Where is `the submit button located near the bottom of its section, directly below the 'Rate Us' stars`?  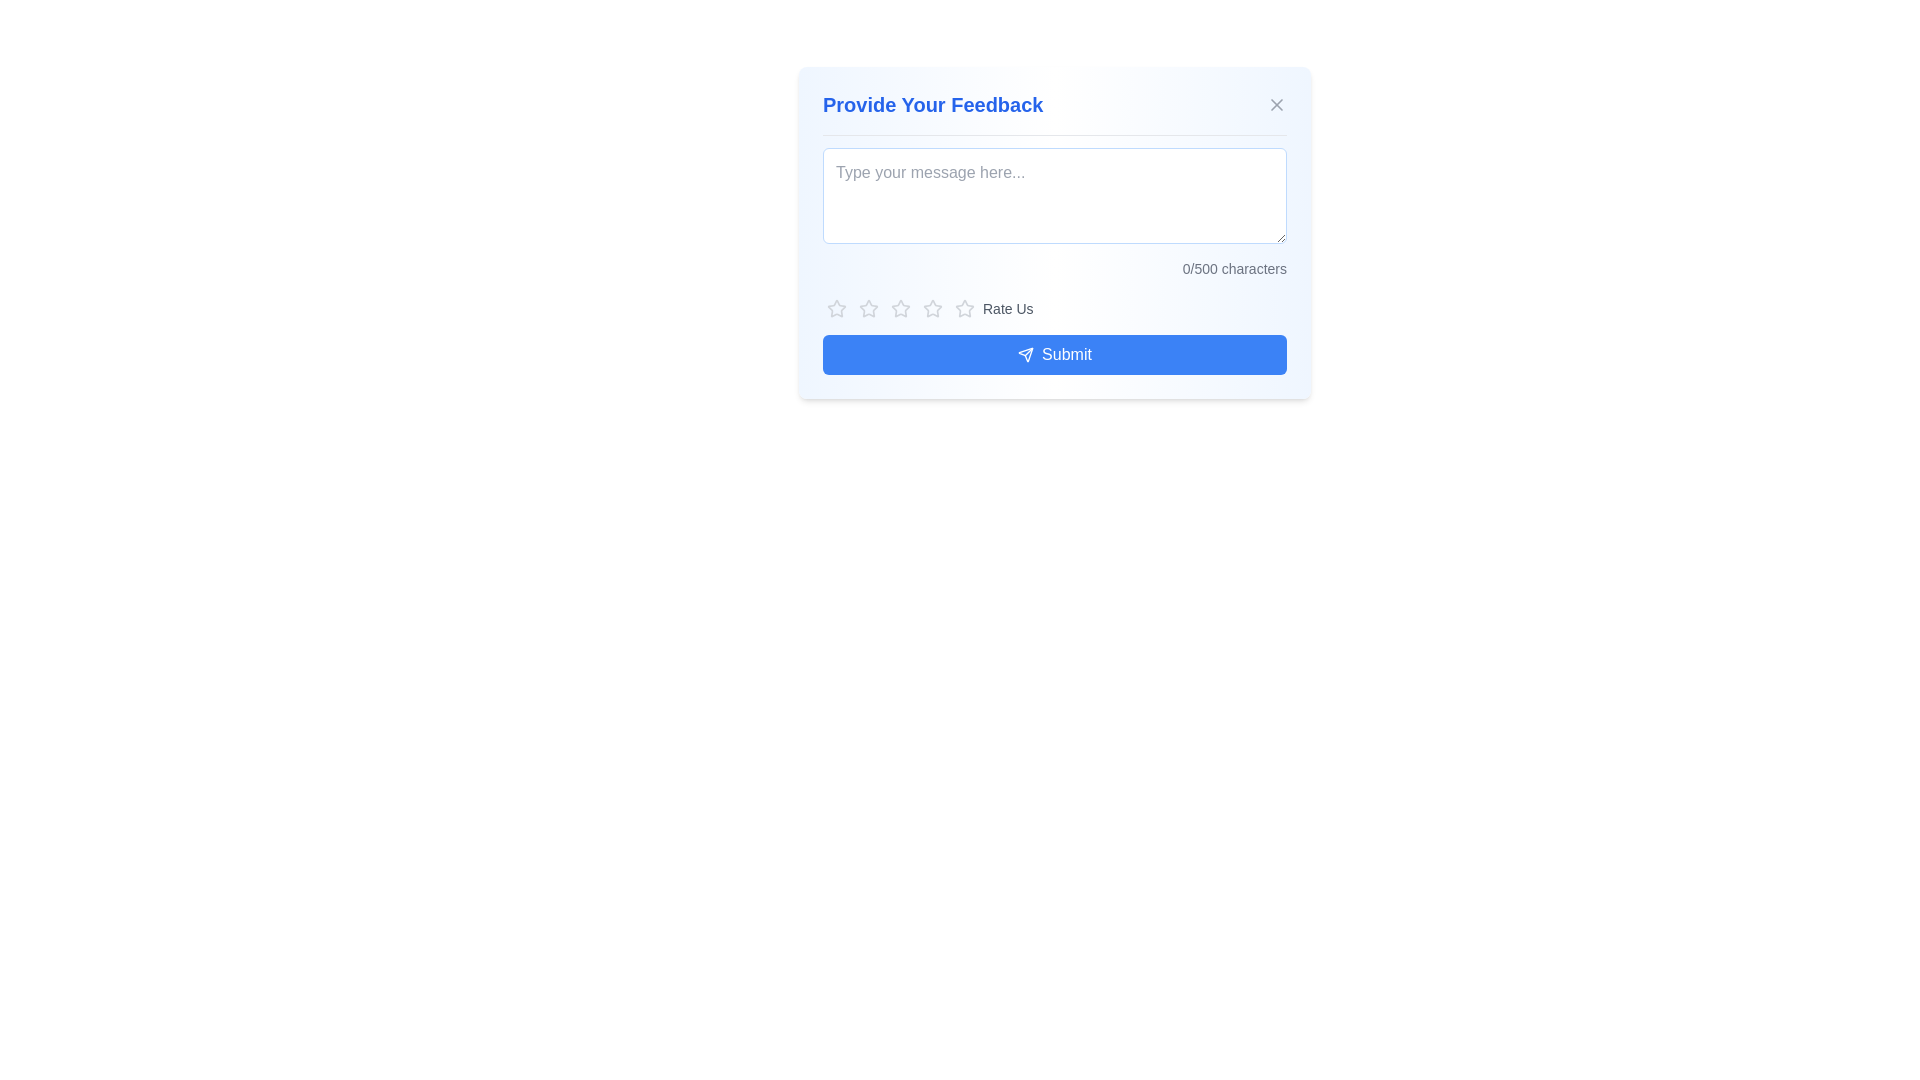
the submit button located near the bottom of its section, directly below the 'Rate Us' stars is located at coordinates (1054, 353).